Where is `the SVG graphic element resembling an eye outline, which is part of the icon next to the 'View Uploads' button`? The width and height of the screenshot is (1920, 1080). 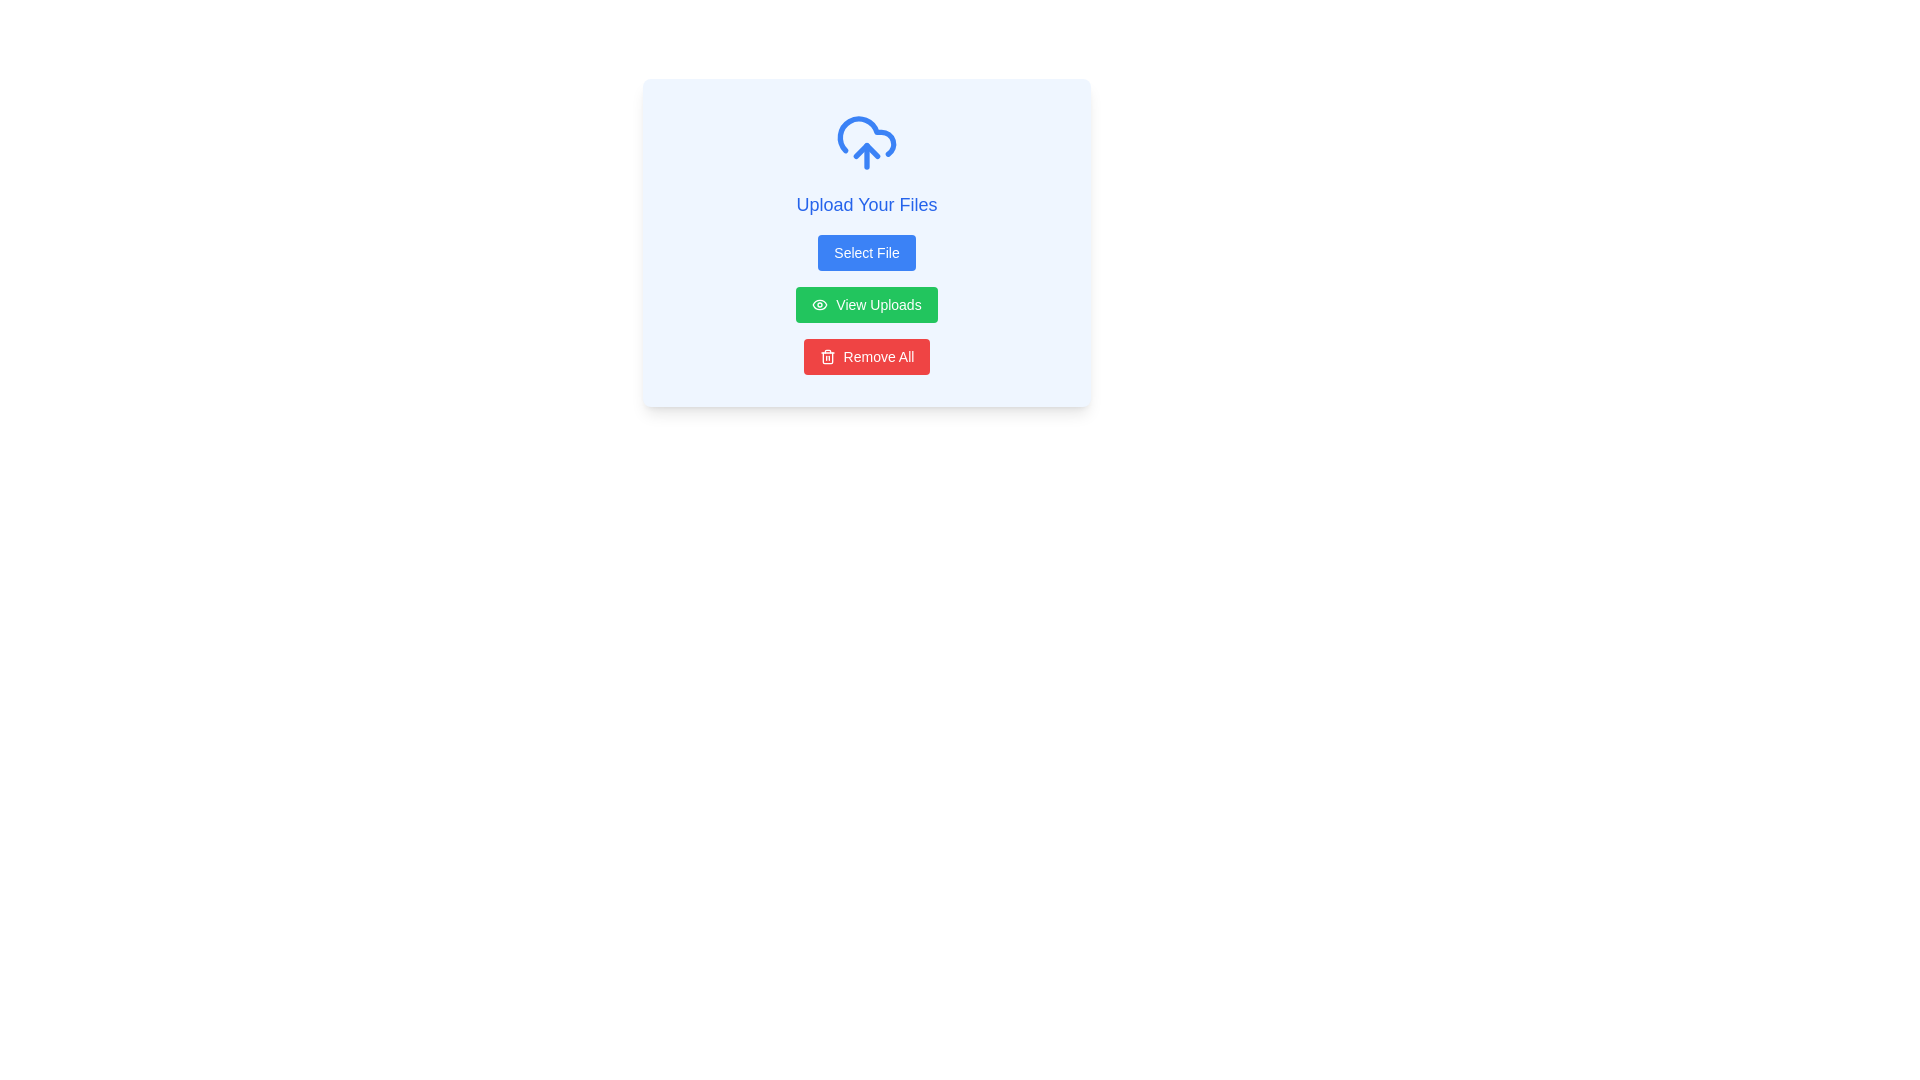
the SVG graphic element resembling an eye outline, which is part of the icon next to the 'View Uploads' button is located at coordinates (820, 304).